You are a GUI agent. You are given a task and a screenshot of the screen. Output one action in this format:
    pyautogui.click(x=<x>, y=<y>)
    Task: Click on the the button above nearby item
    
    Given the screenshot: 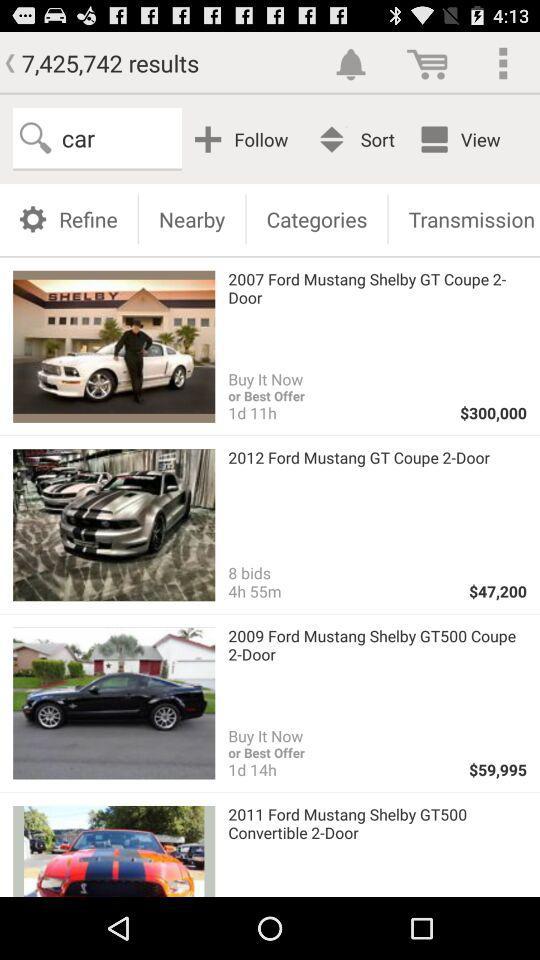 What is the action you would take?
    pyautogui.click(x=245, y=138)
    